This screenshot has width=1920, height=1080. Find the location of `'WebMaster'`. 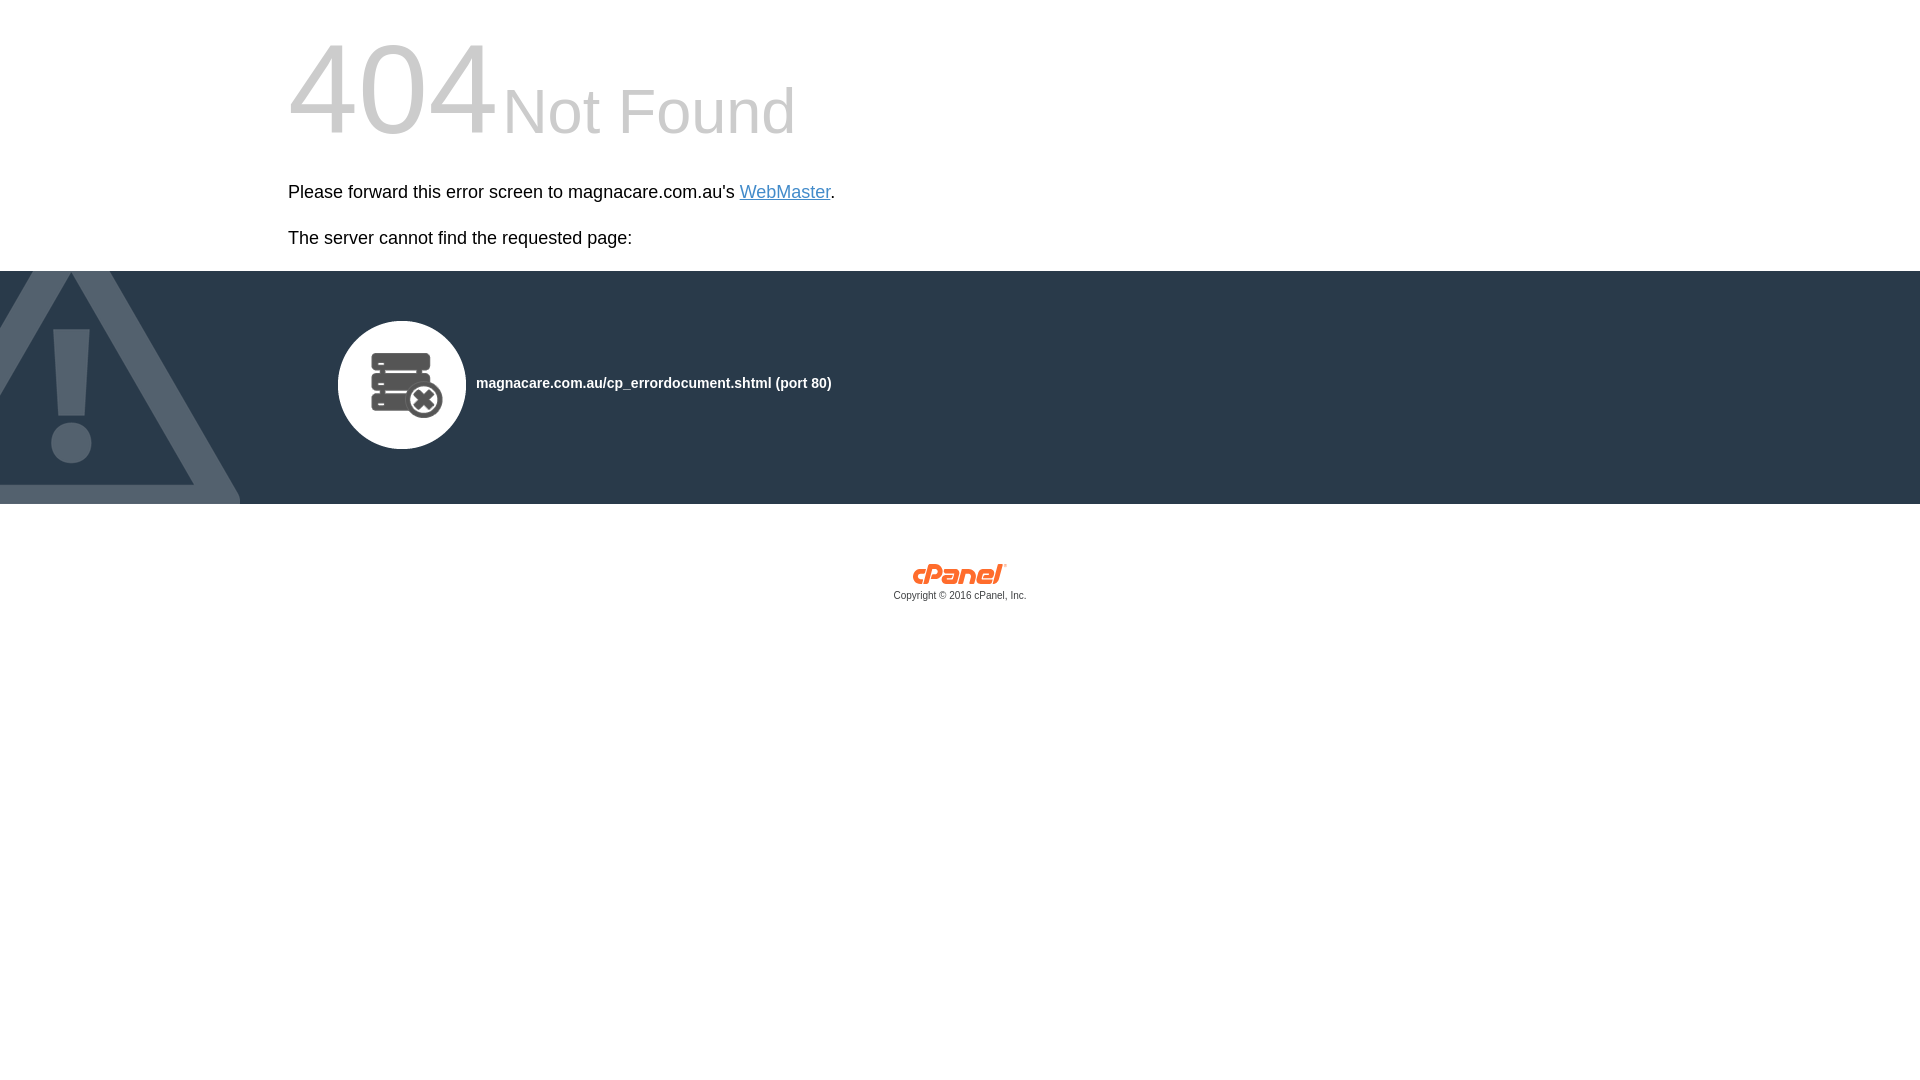

'WebMaster' is located at coordinates (738, 192).